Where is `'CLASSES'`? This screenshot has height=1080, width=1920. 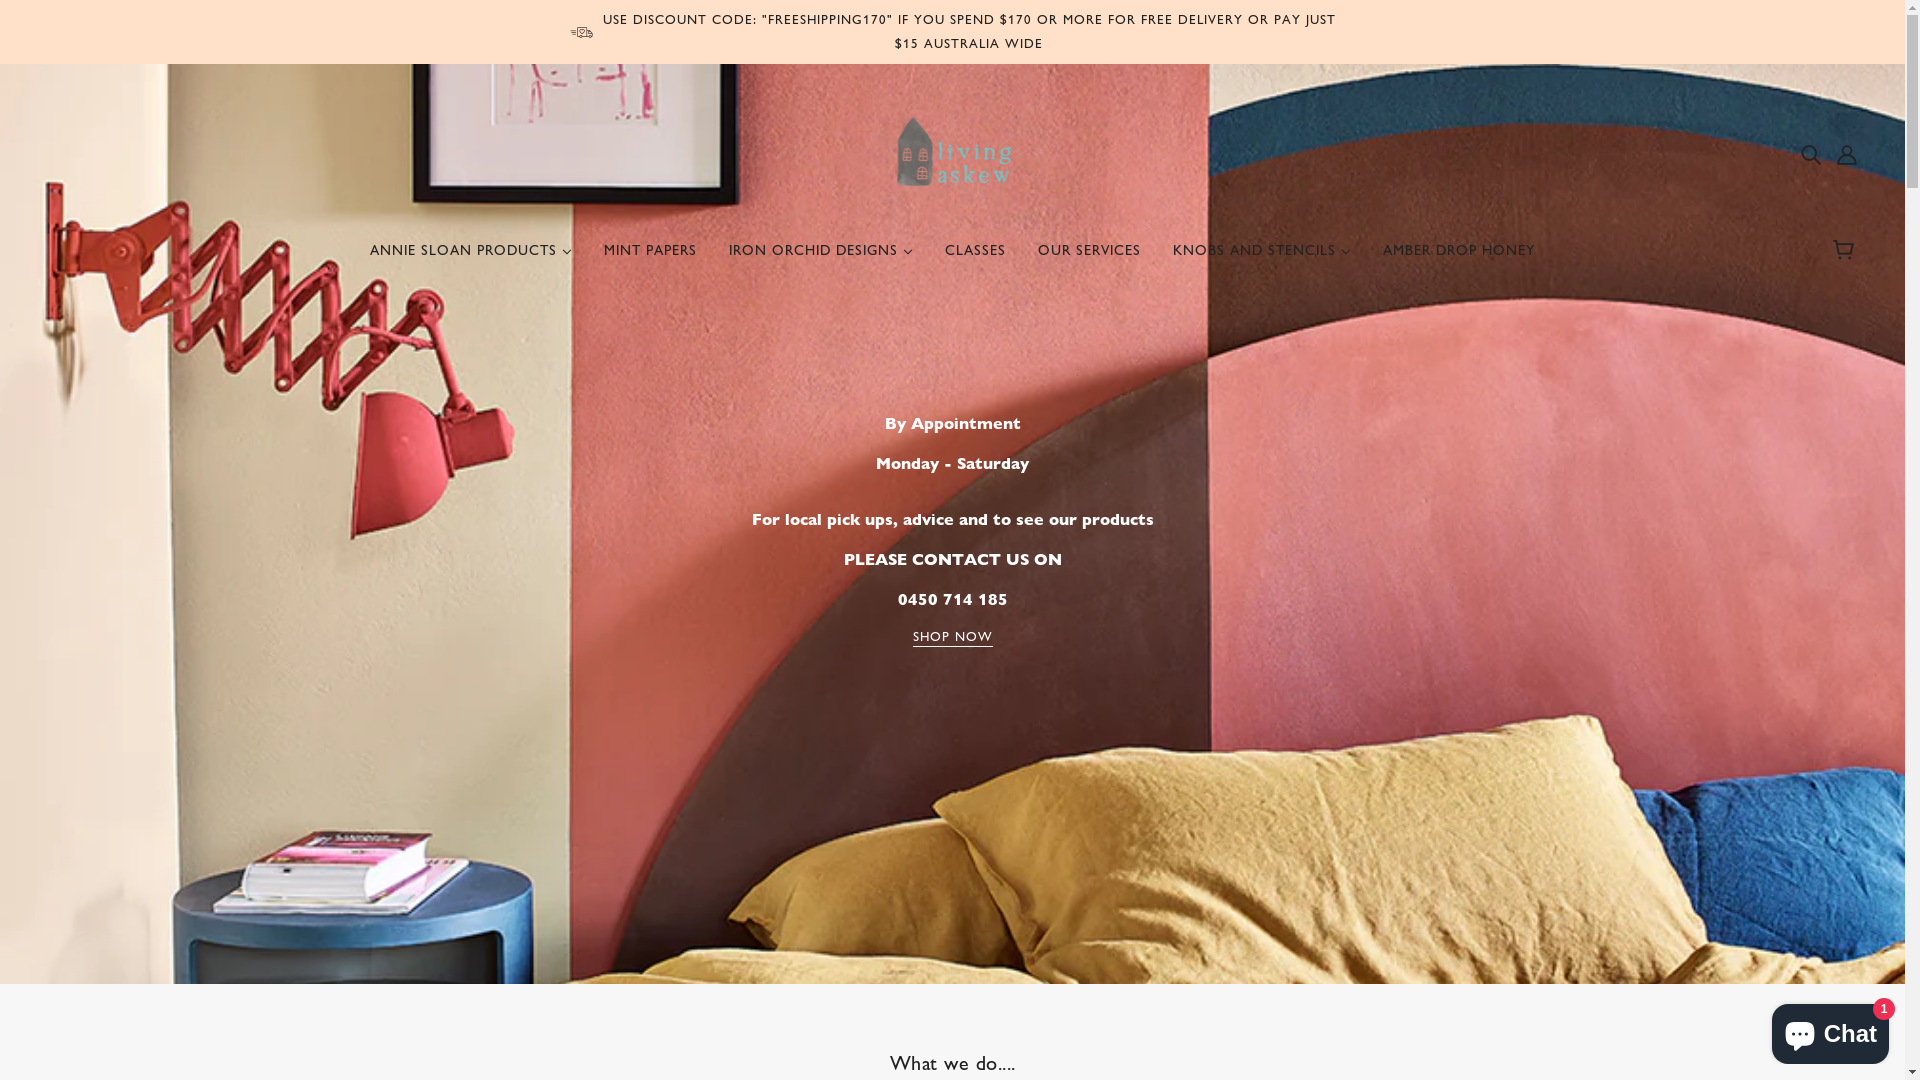 'CLASSES' is located at coordinates (975, 257).